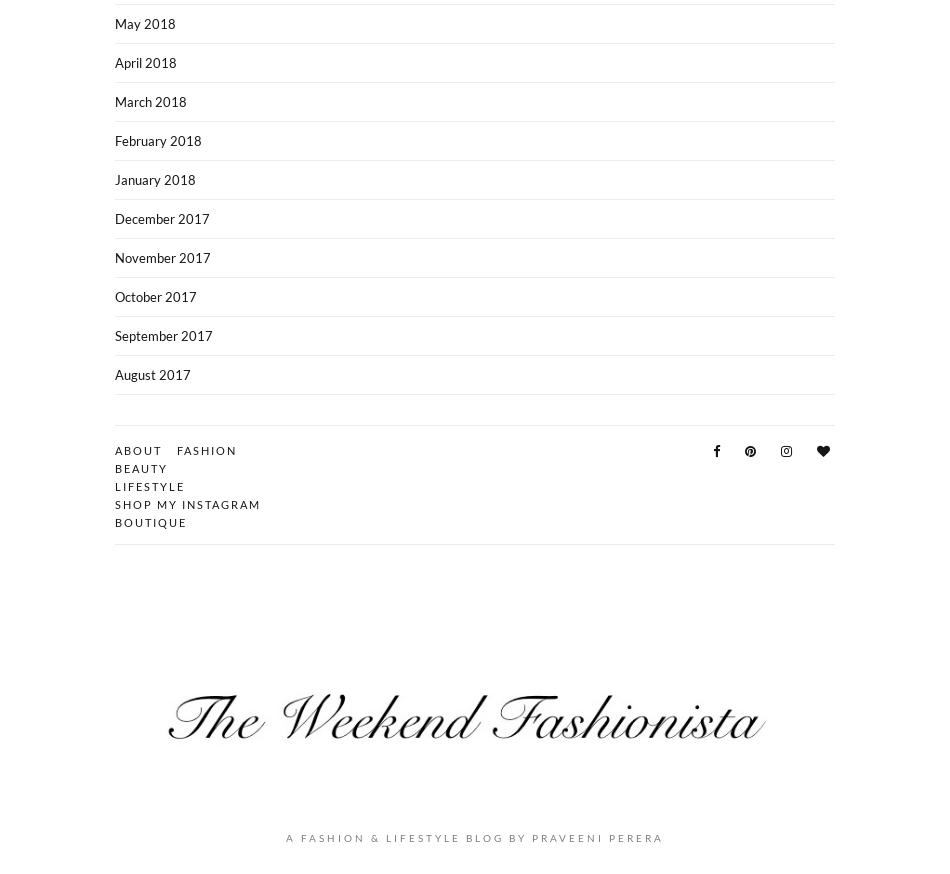  I want to click on 'A Fashion & Lifestyle Blog by Praveeni Perera', so click(285, 837).